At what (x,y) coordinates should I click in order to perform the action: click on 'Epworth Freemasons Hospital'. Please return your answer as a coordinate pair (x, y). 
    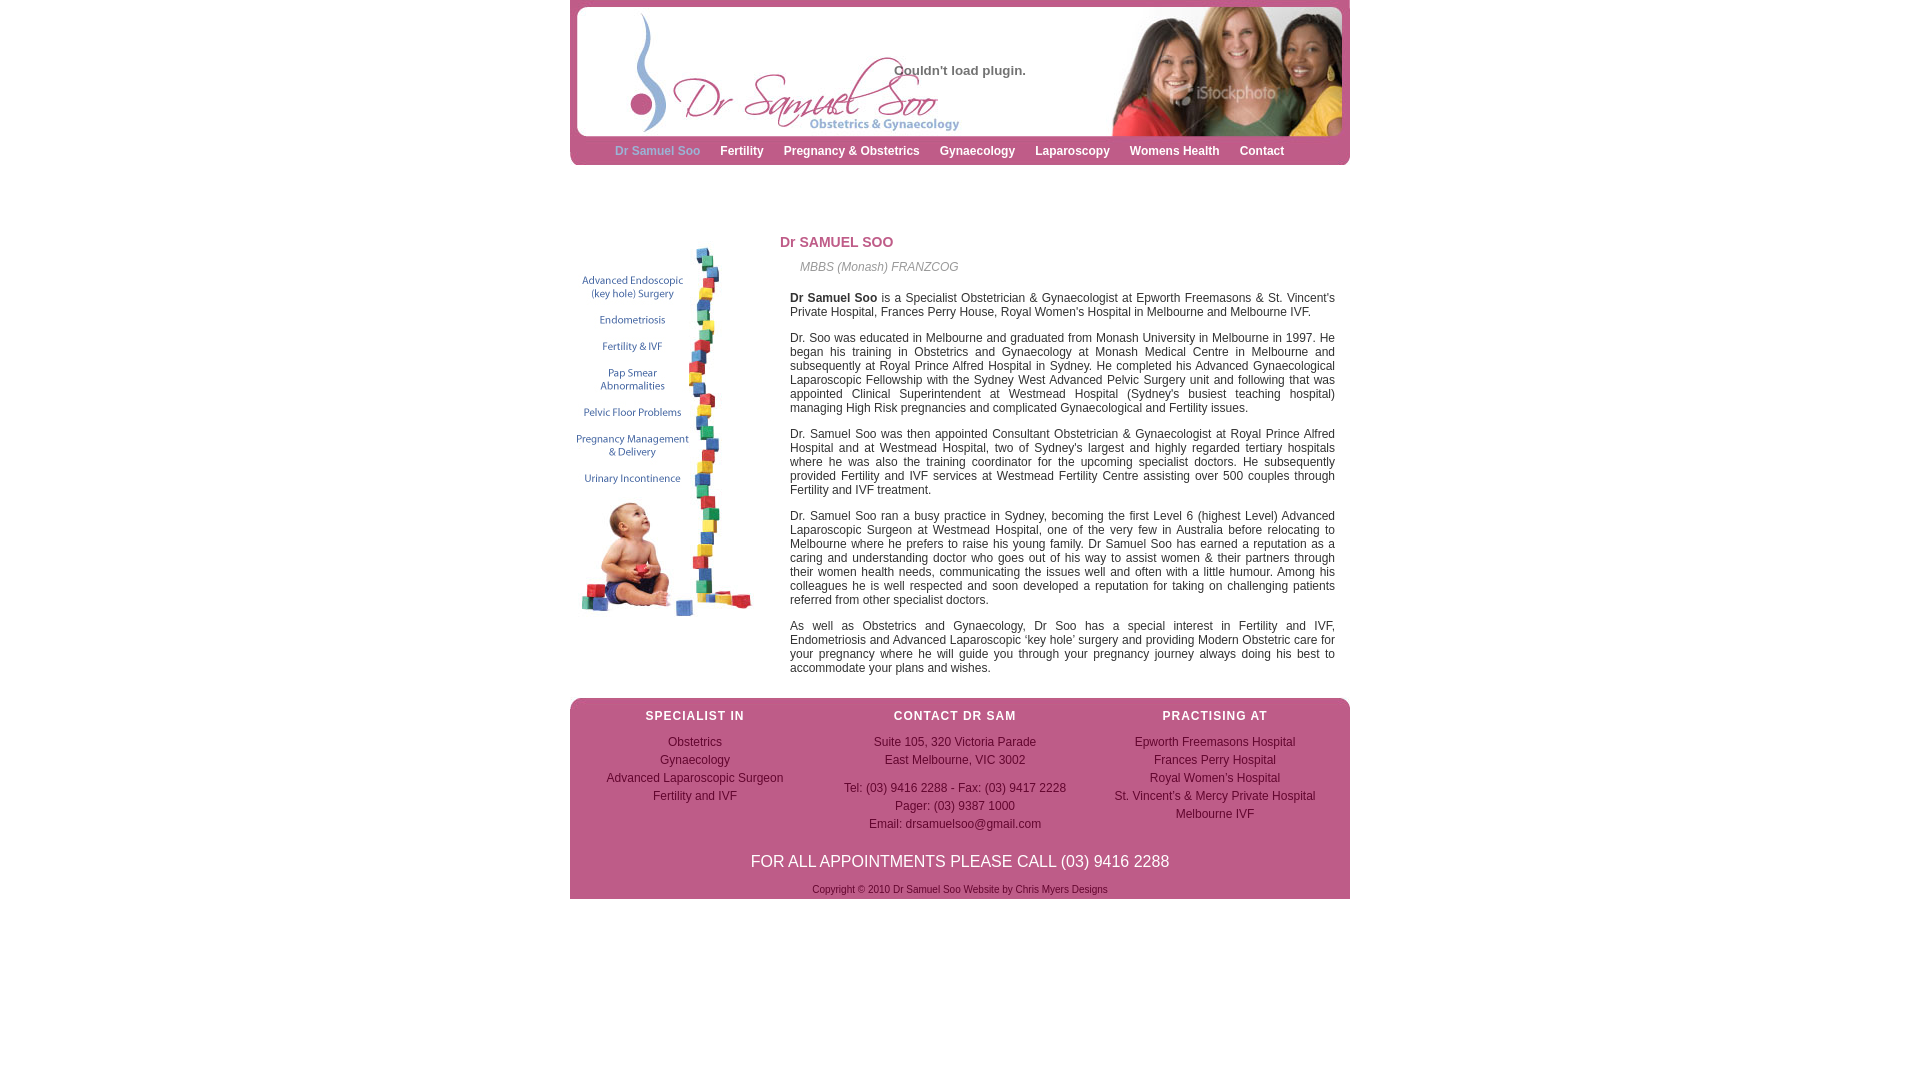
    Looking at the image, I should click on (1214, 741).